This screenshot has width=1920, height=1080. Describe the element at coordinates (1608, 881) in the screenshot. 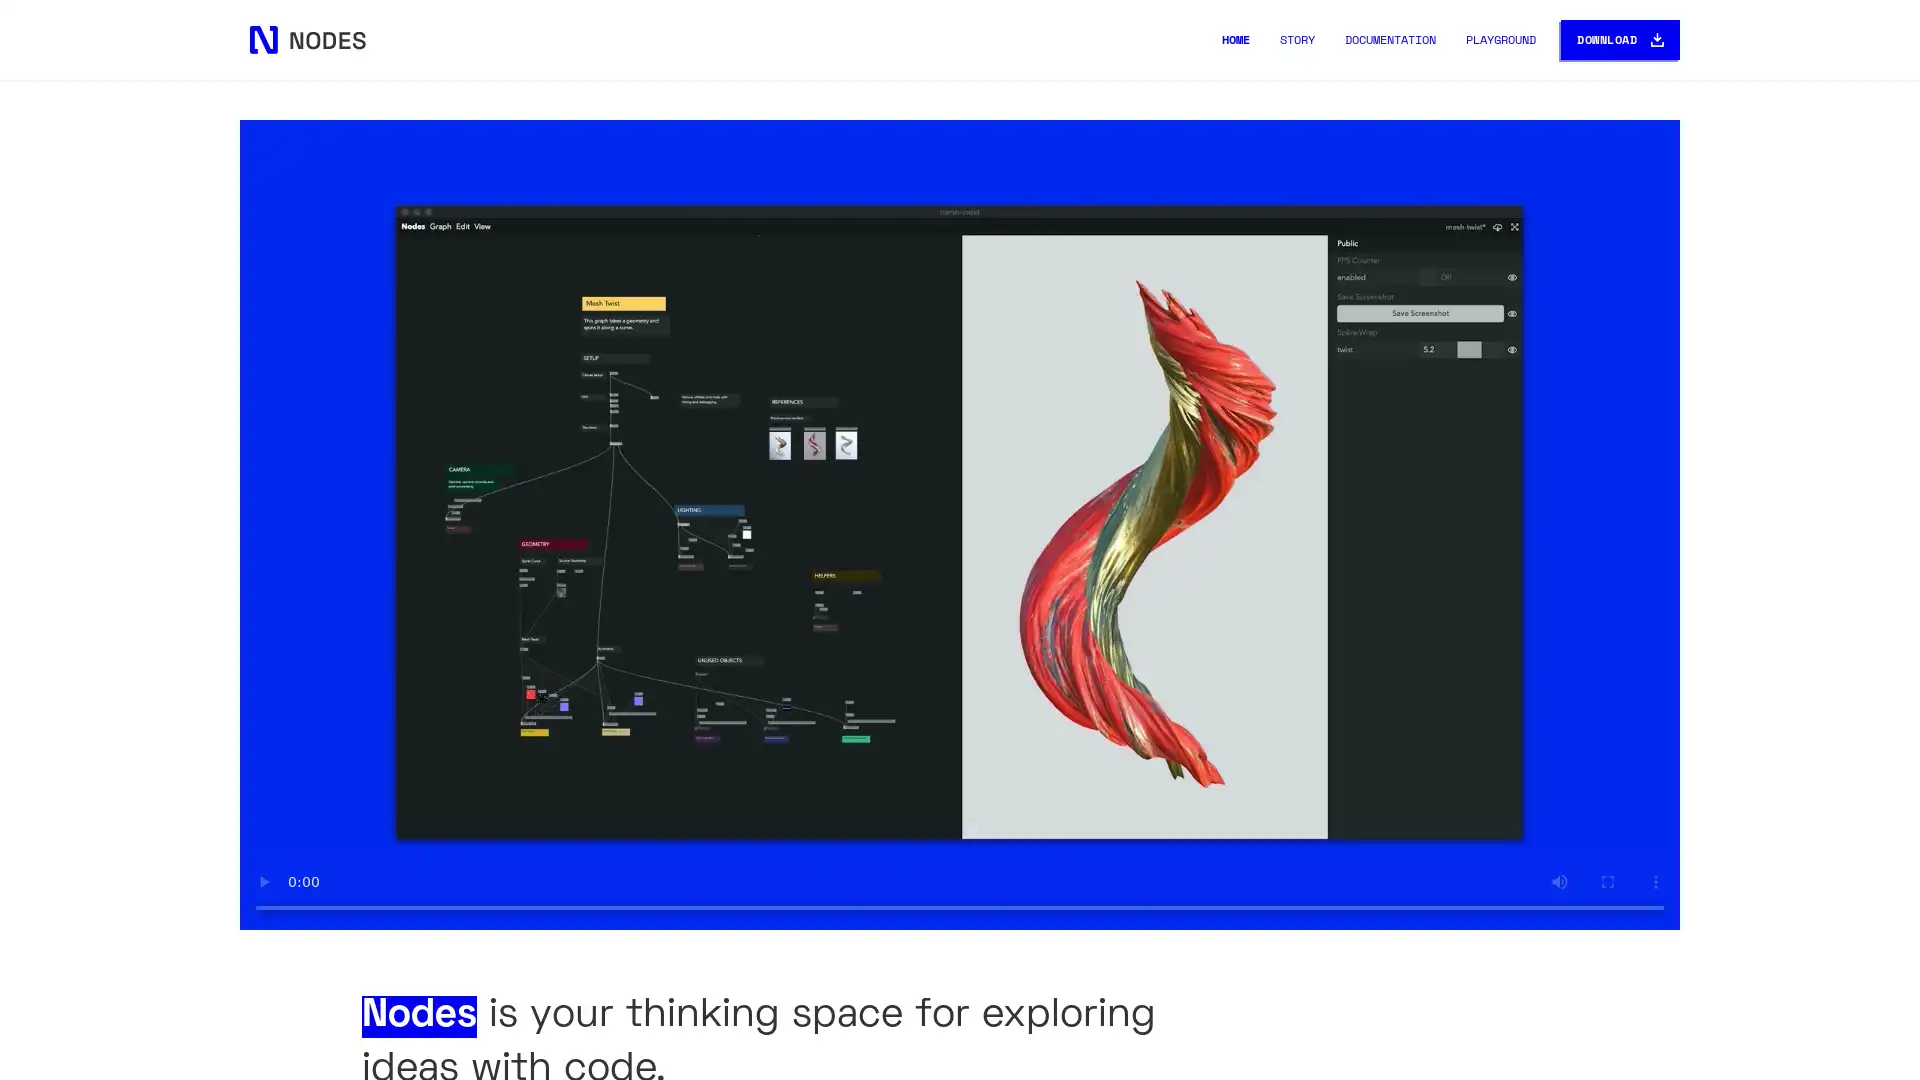

I see `enter full screen` at that location.